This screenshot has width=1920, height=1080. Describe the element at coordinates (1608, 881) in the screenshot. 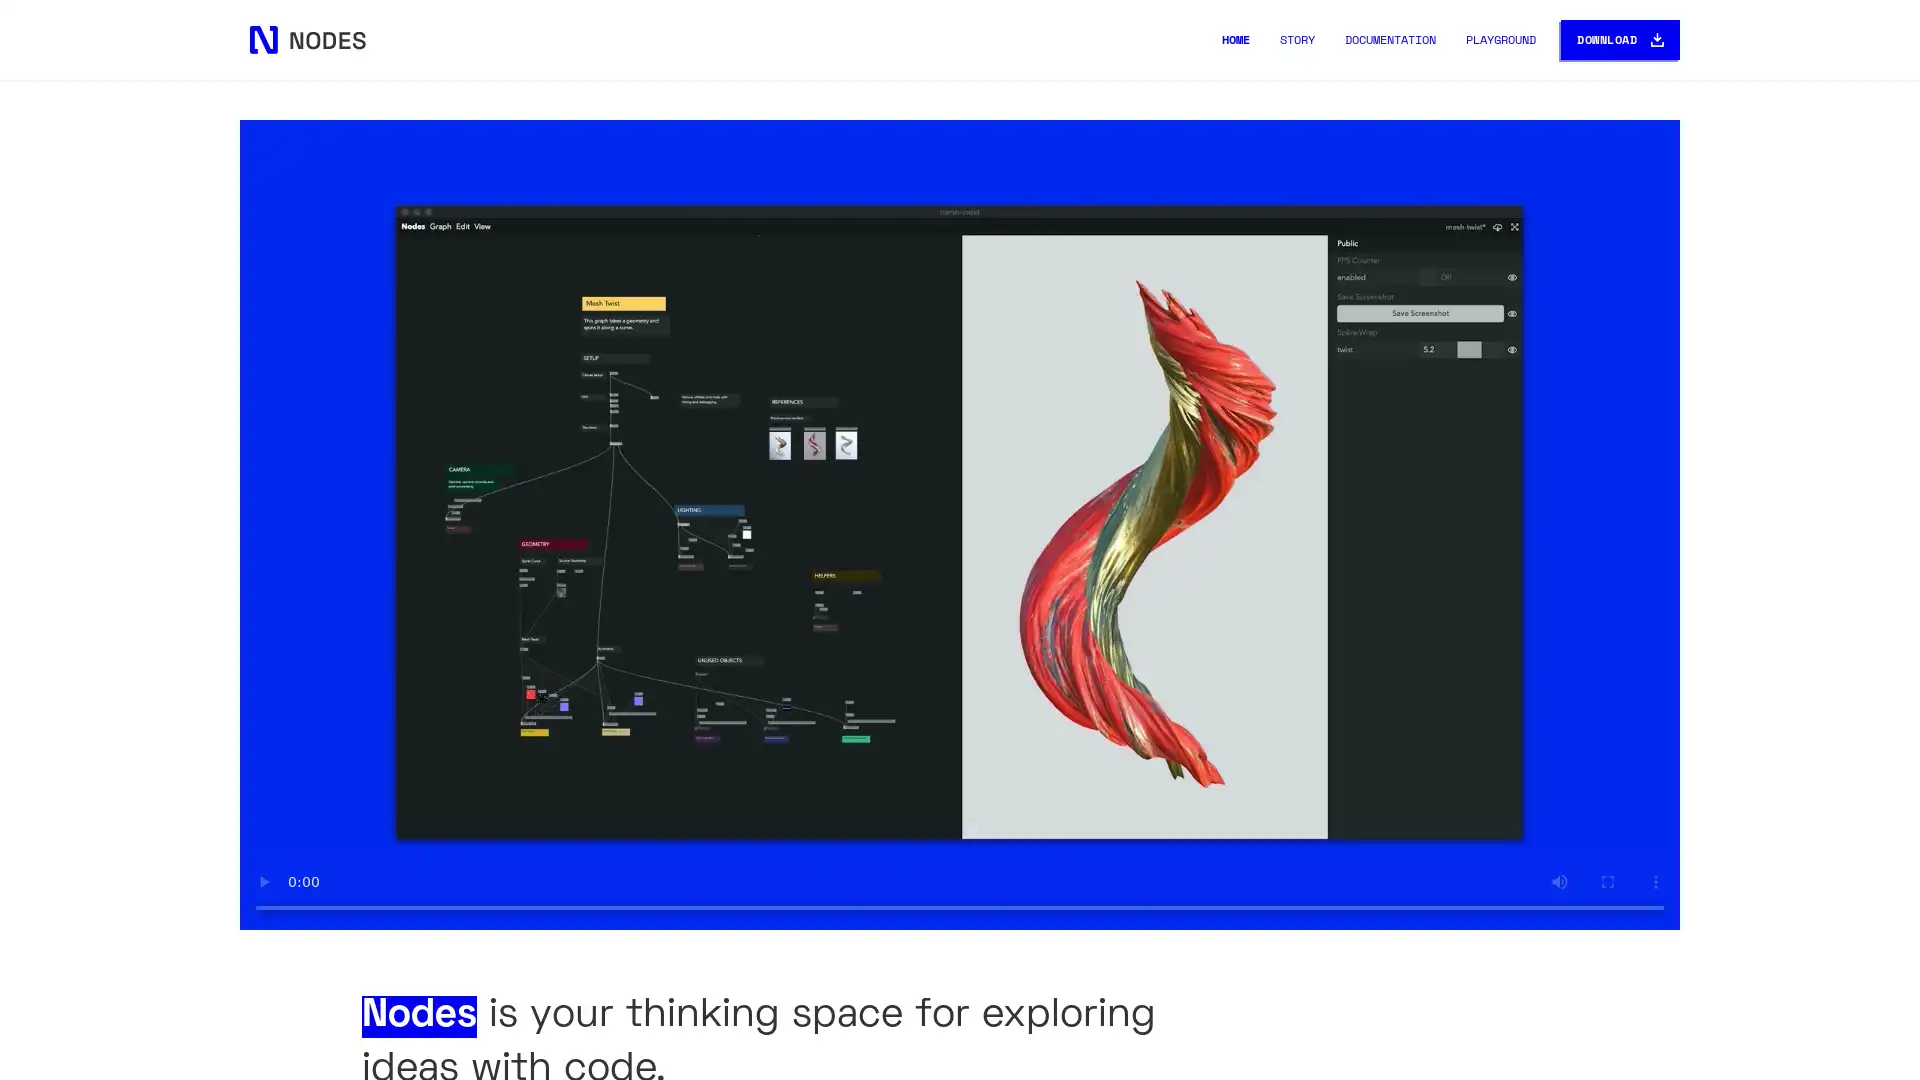

I see `enter full screen` at that location.